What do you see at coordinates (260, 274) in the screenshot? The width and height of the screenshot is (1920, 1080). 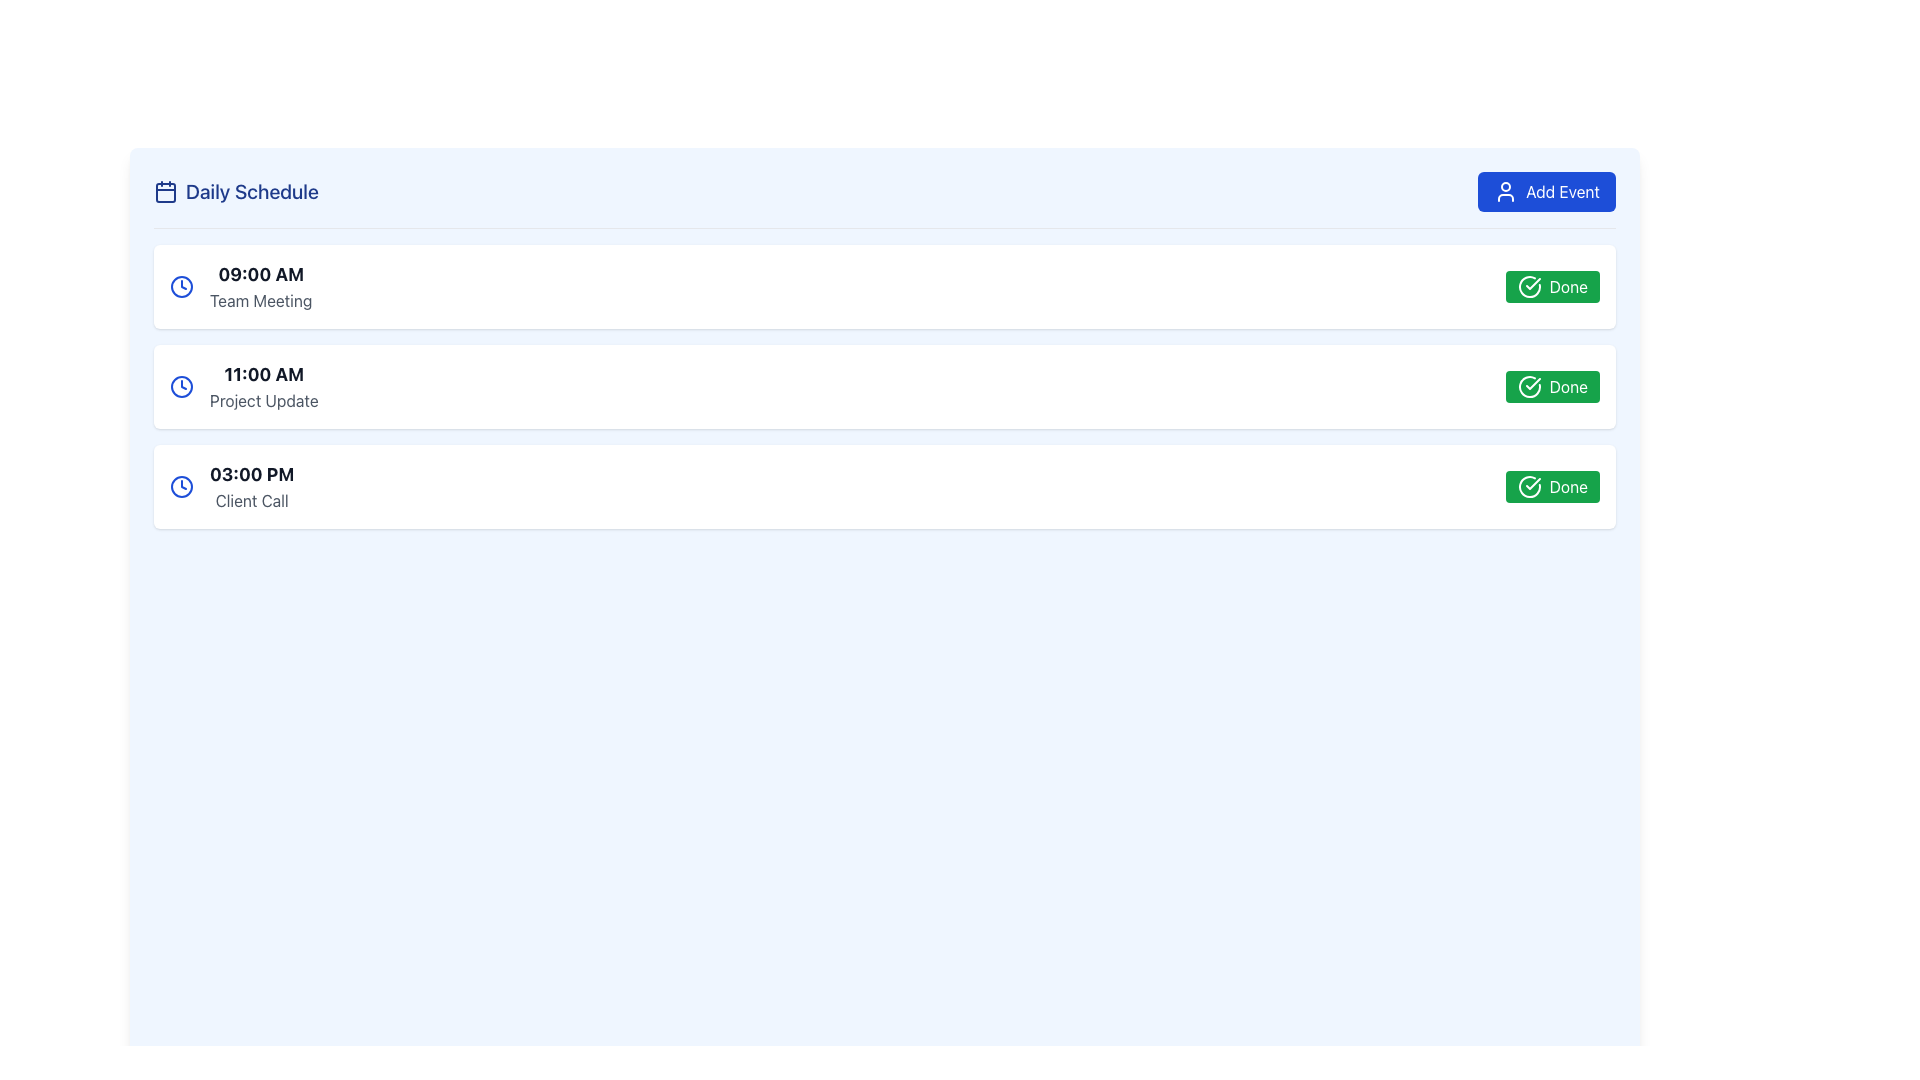 I see `the time text for the 'Team Meeting' event` at bounding box center [260, 274].